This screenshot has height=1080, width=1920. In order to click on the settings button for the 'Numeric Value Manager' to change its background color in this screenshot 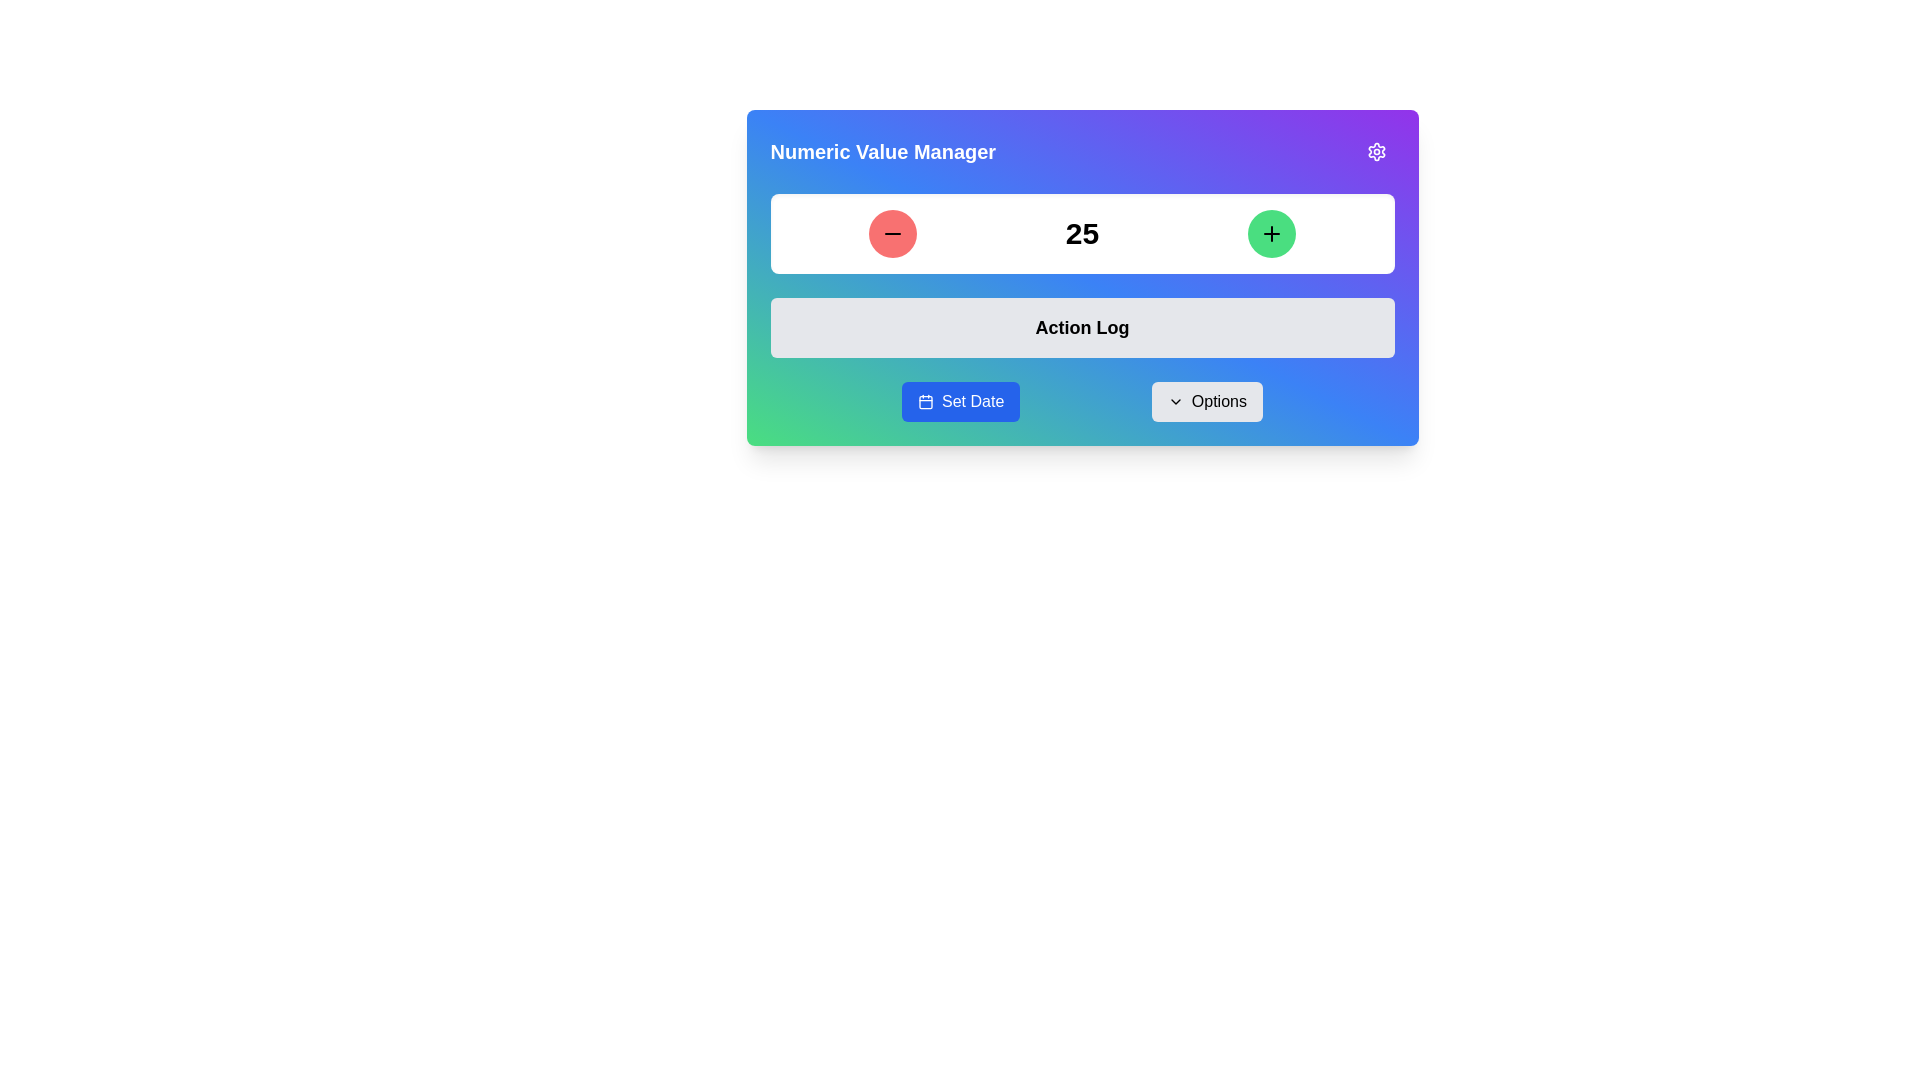, I will do `click(1375, 150)`.